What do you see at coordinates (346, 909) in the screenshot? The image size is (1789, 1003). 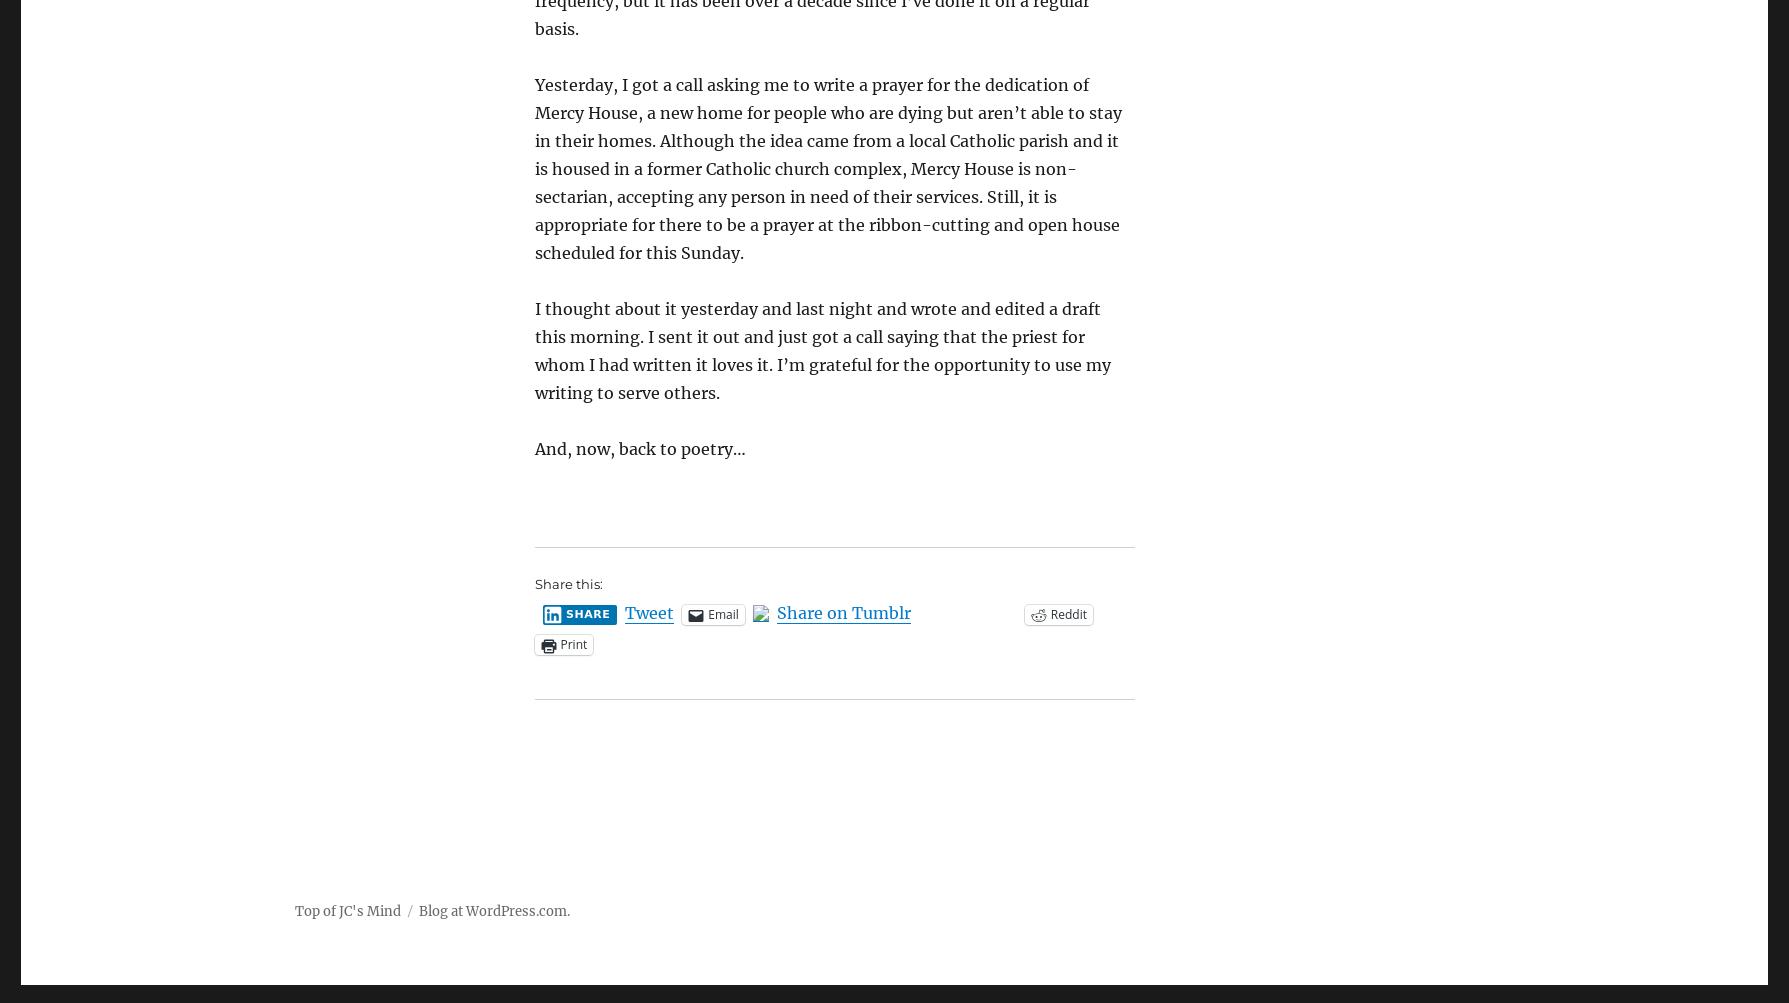 I see `'Top of JC's Mind'` at bounding box center [346, 909].